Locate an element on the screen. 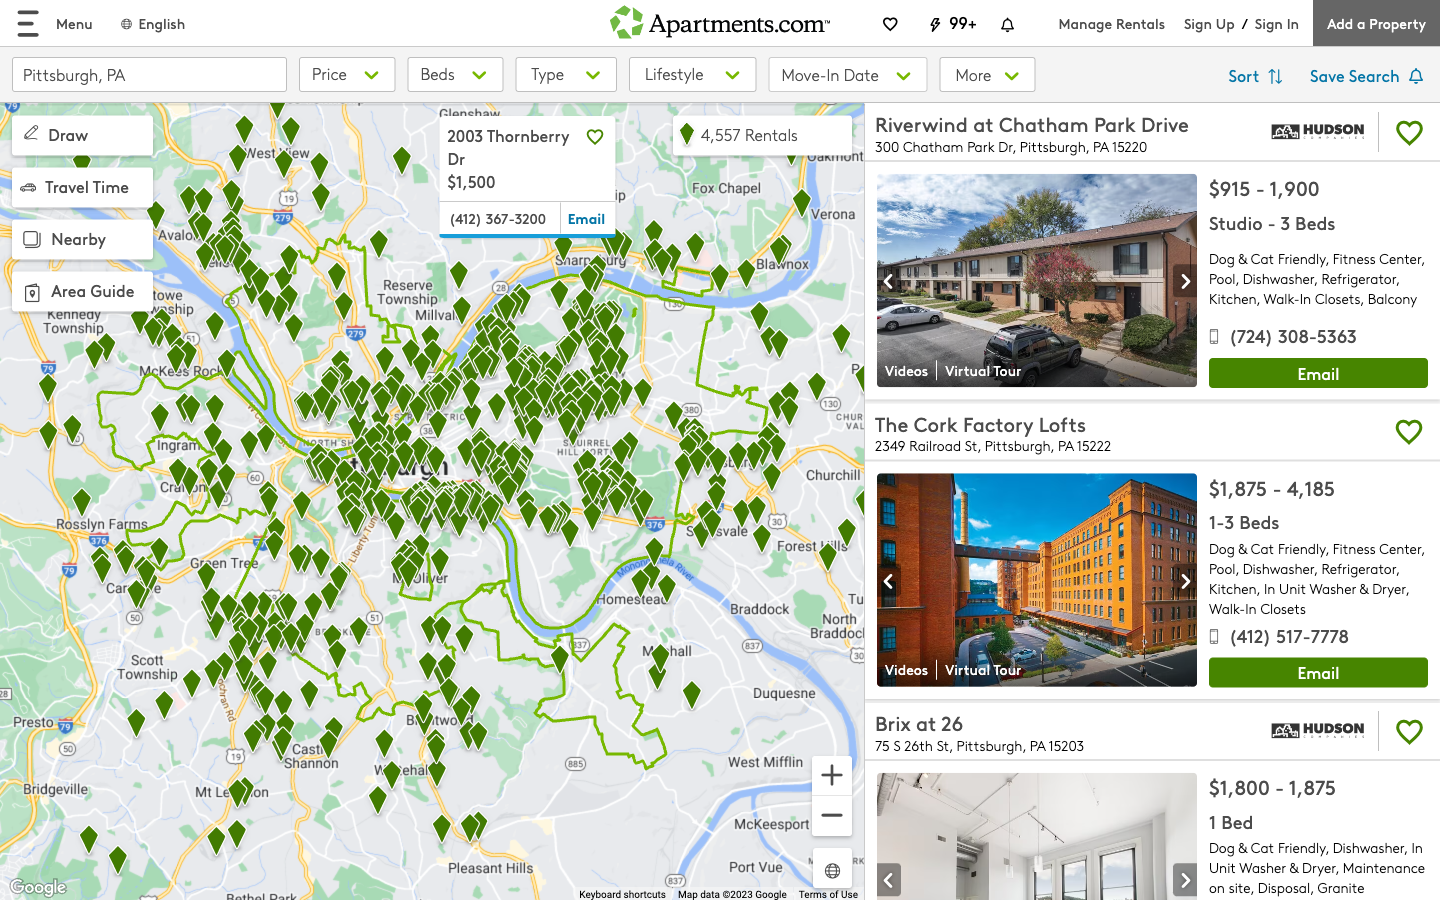 This screenshot has width=1440, height=900. change language is located at coordinates (151, 22).